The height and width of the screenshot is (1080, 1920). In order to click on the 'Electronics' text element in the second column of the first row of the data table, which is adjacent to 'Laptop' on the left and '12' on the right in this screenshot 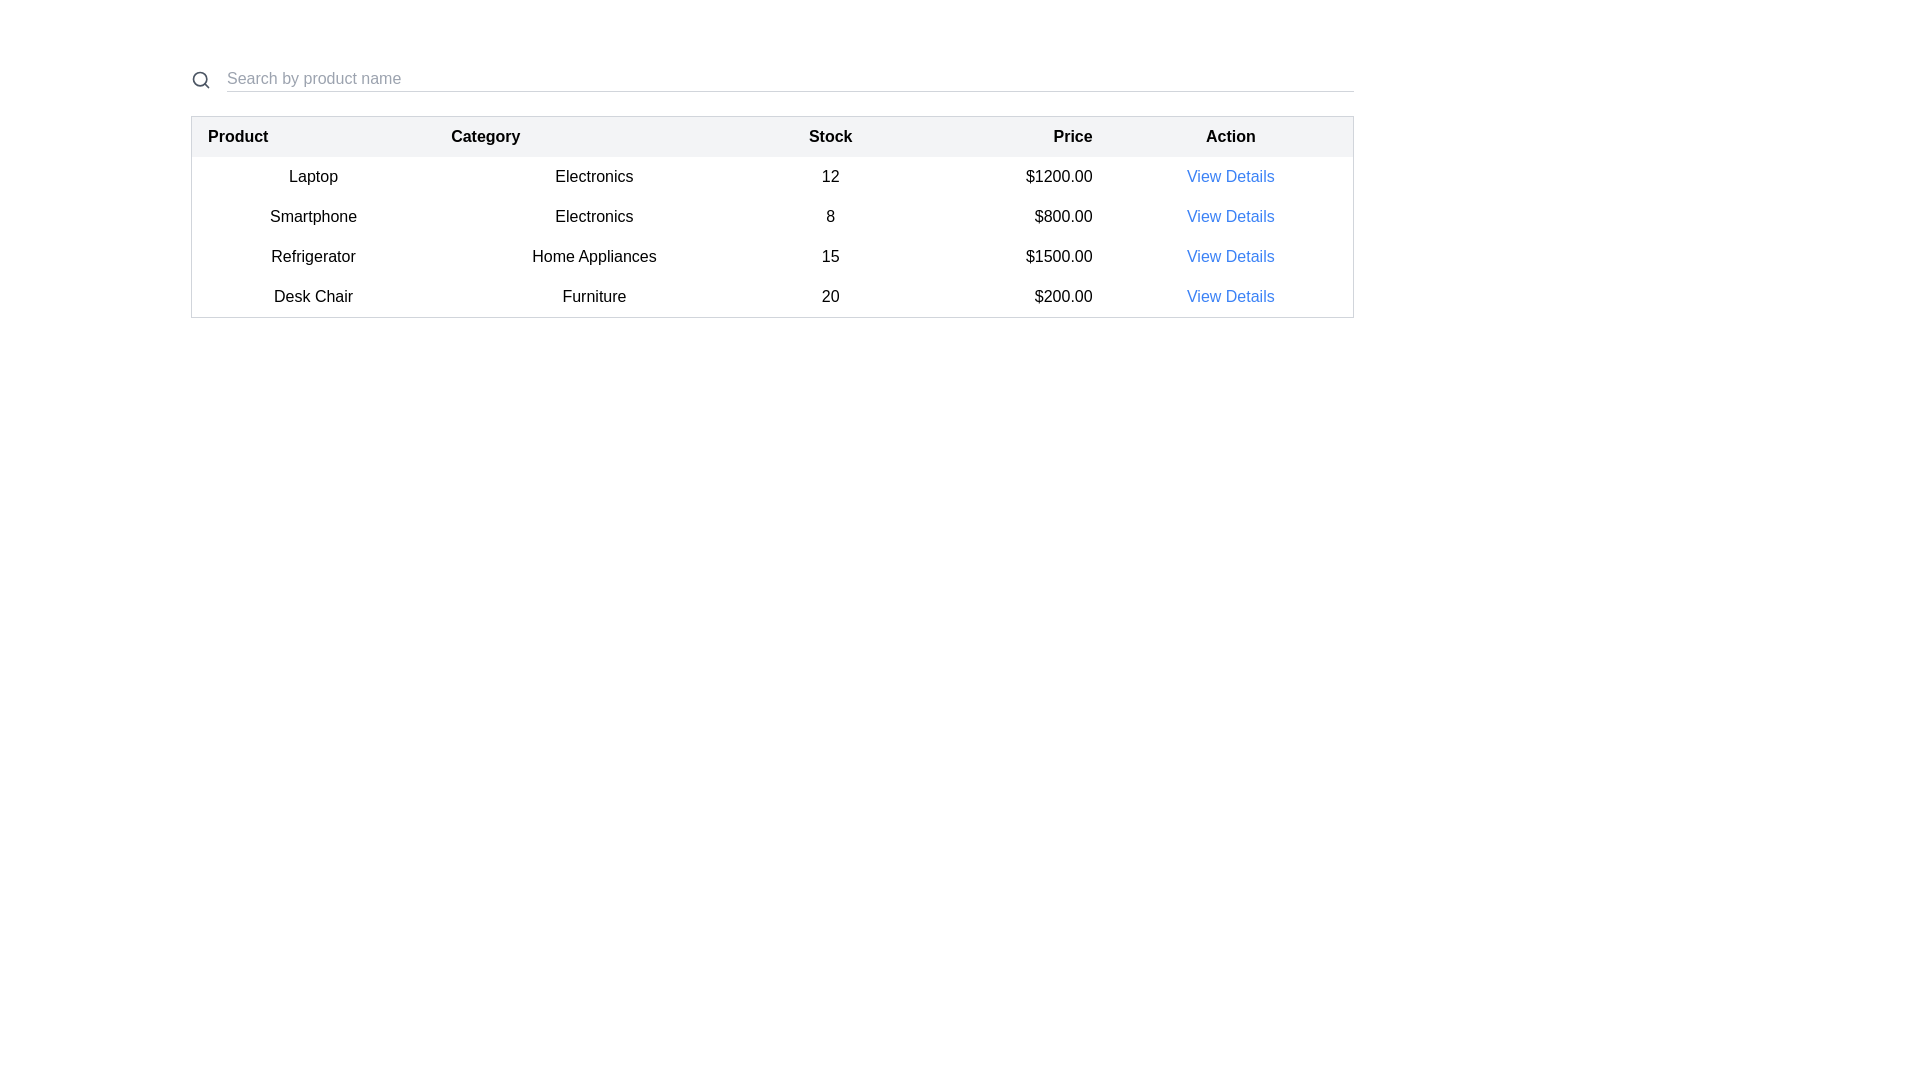, I will do `click(593, 176)`.